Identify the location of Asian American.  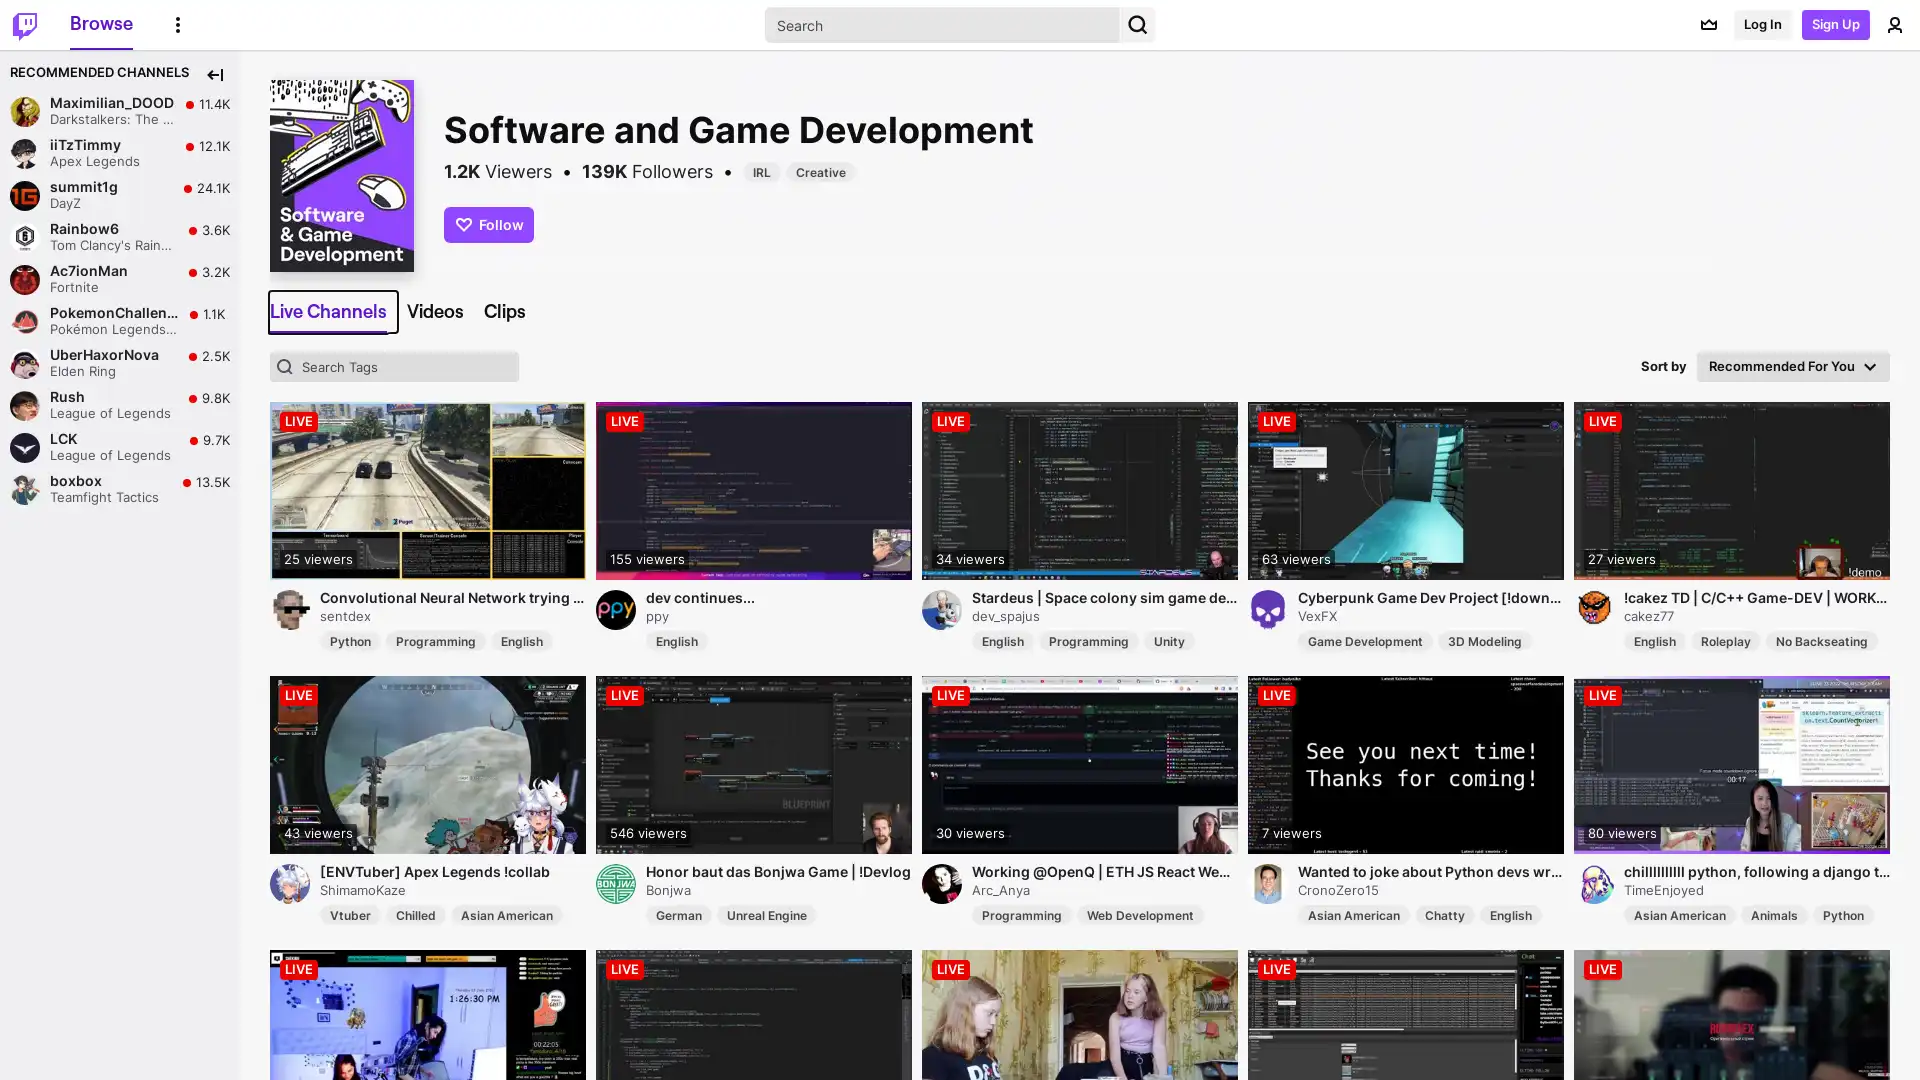
(507, 914).